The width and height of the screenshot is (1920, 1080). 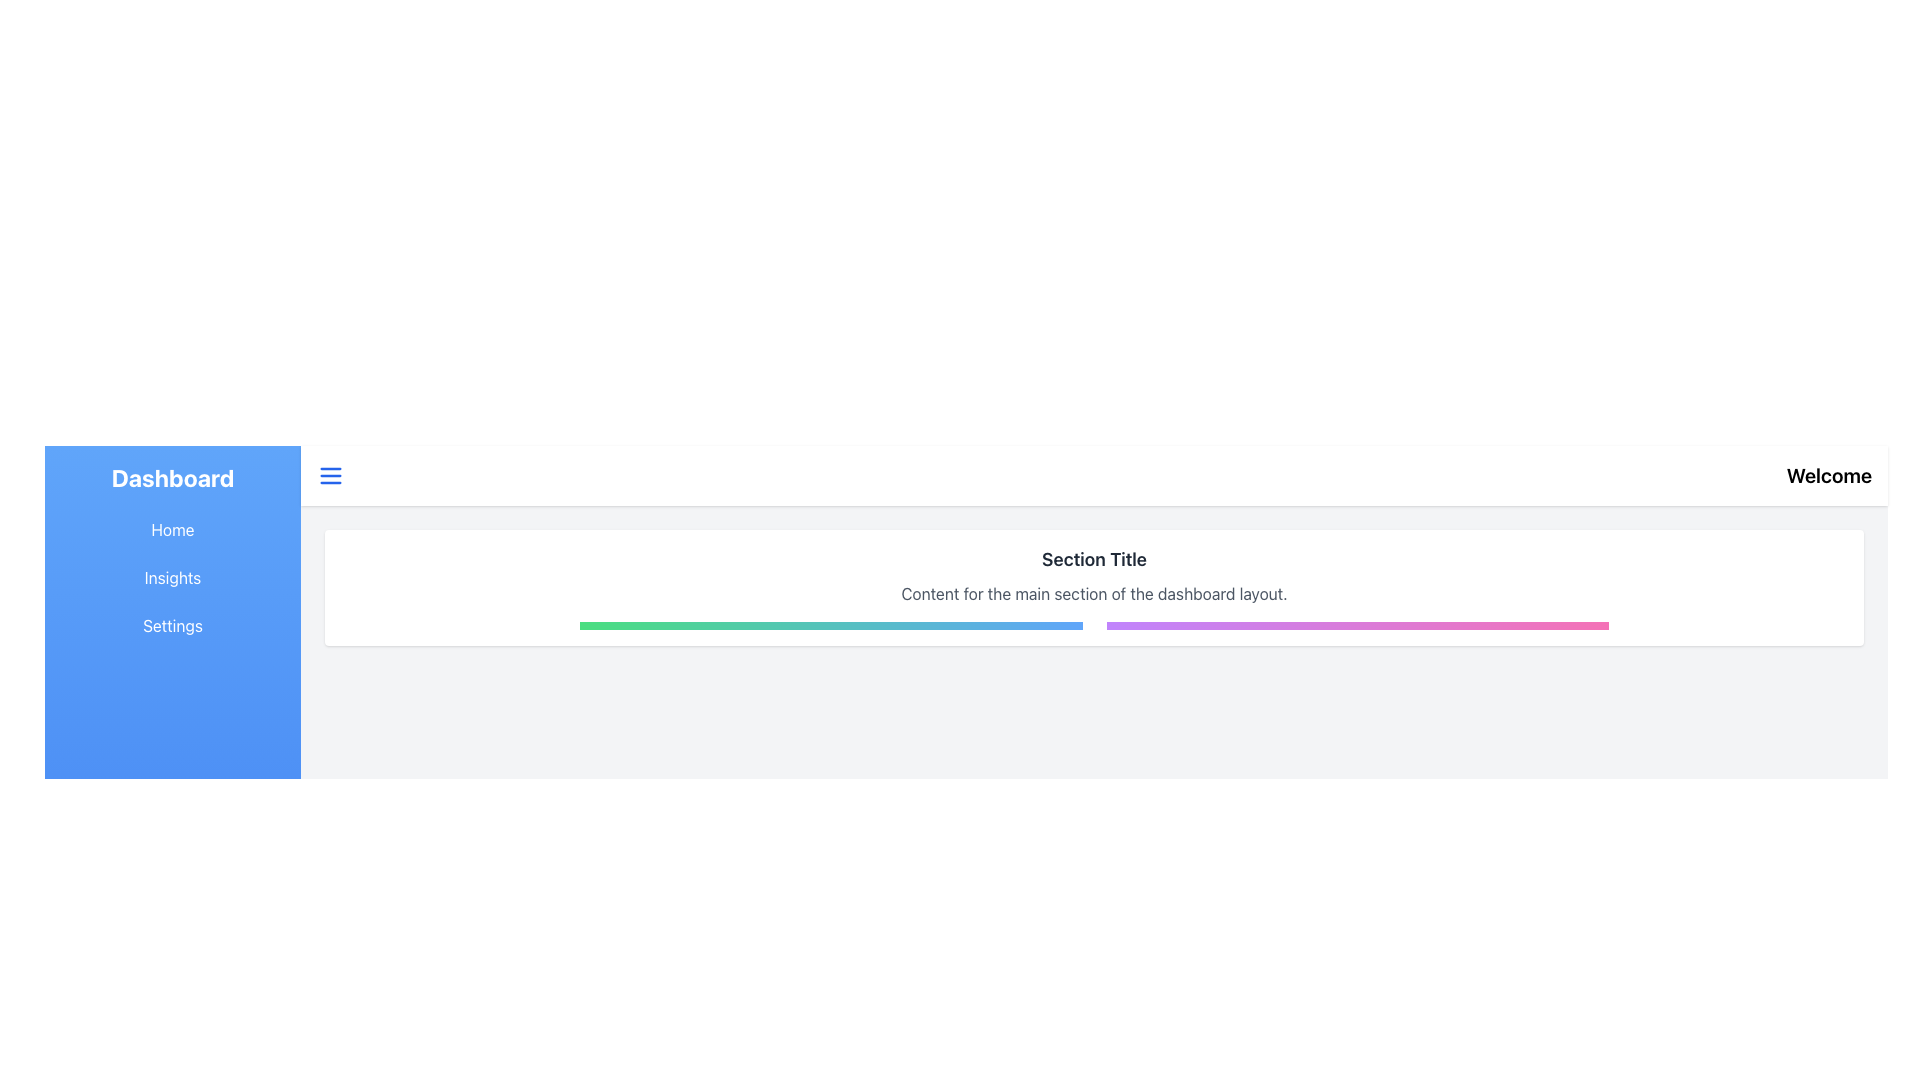 What do you see at coordinates (172, 578) in the screenshot?
I see `the 'Insights' navigation item in the blue sidebar` at bounding box center [172, 578].